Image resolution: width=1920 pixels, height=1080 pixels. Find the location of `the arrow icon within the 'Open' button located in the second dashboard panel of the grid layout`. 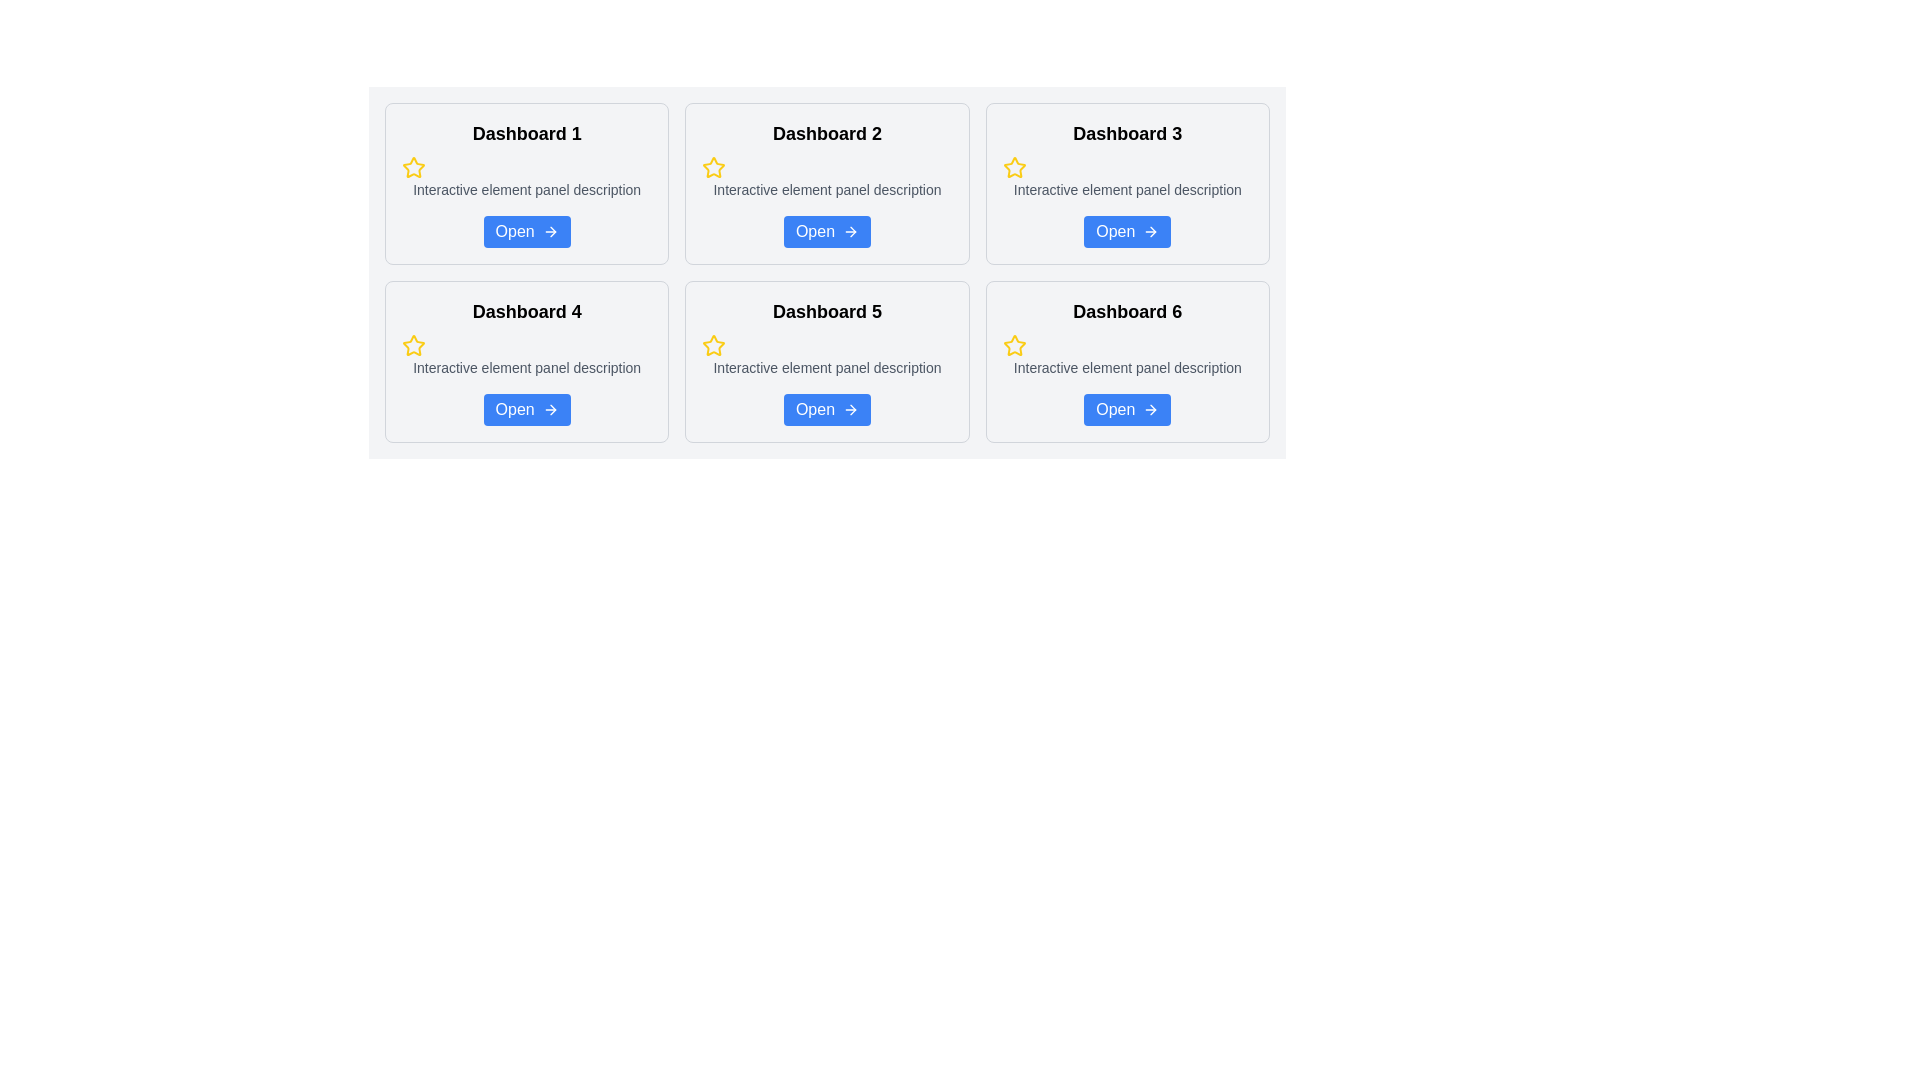

the arrow icon within the 'Open' button located in the second dashboard panel of the grid layout is located at coordinates (851, 230).